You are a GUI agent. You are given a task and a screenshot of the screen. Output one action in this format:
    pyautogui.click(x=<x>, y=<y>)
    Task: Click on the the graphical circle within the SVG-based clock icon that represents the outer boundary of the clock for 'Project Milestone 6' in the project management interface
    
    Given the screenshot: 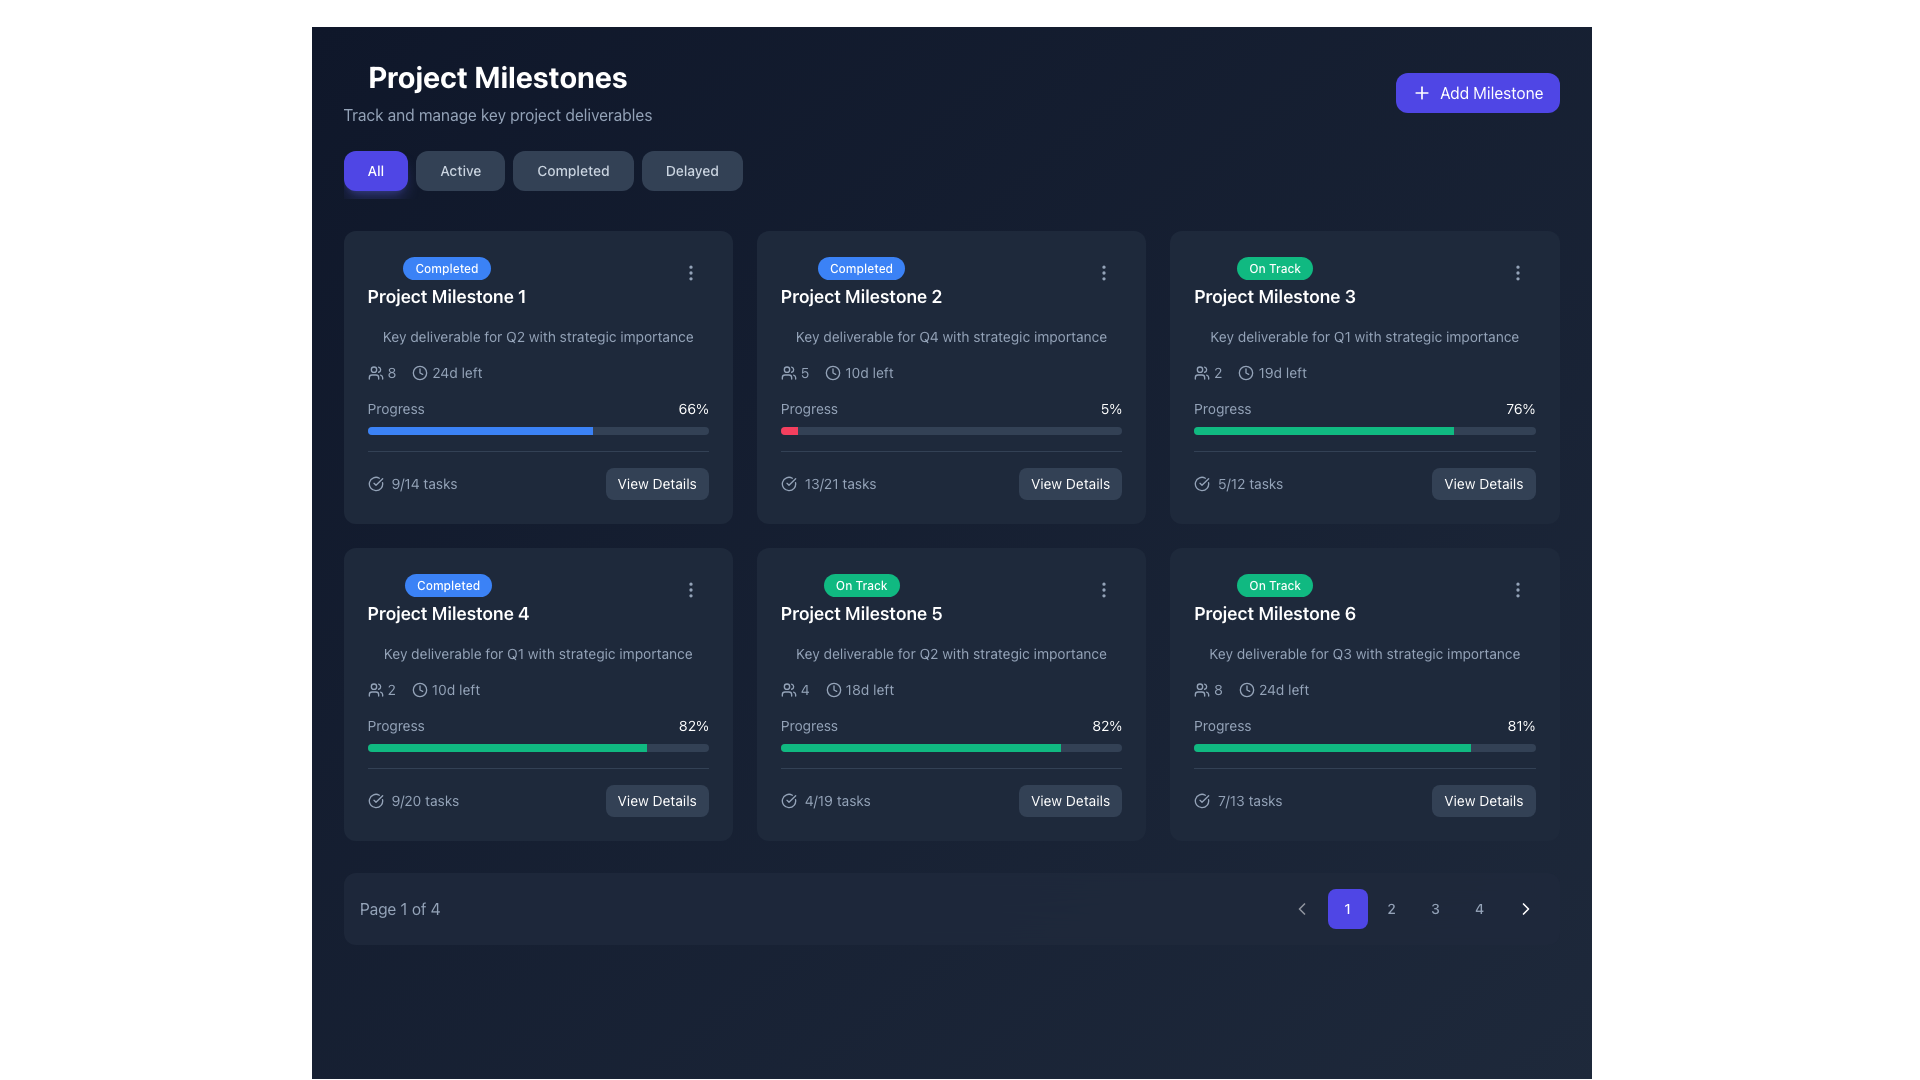 What is the action you would take?
    pyautogui.click(x=1246, y=689)
    